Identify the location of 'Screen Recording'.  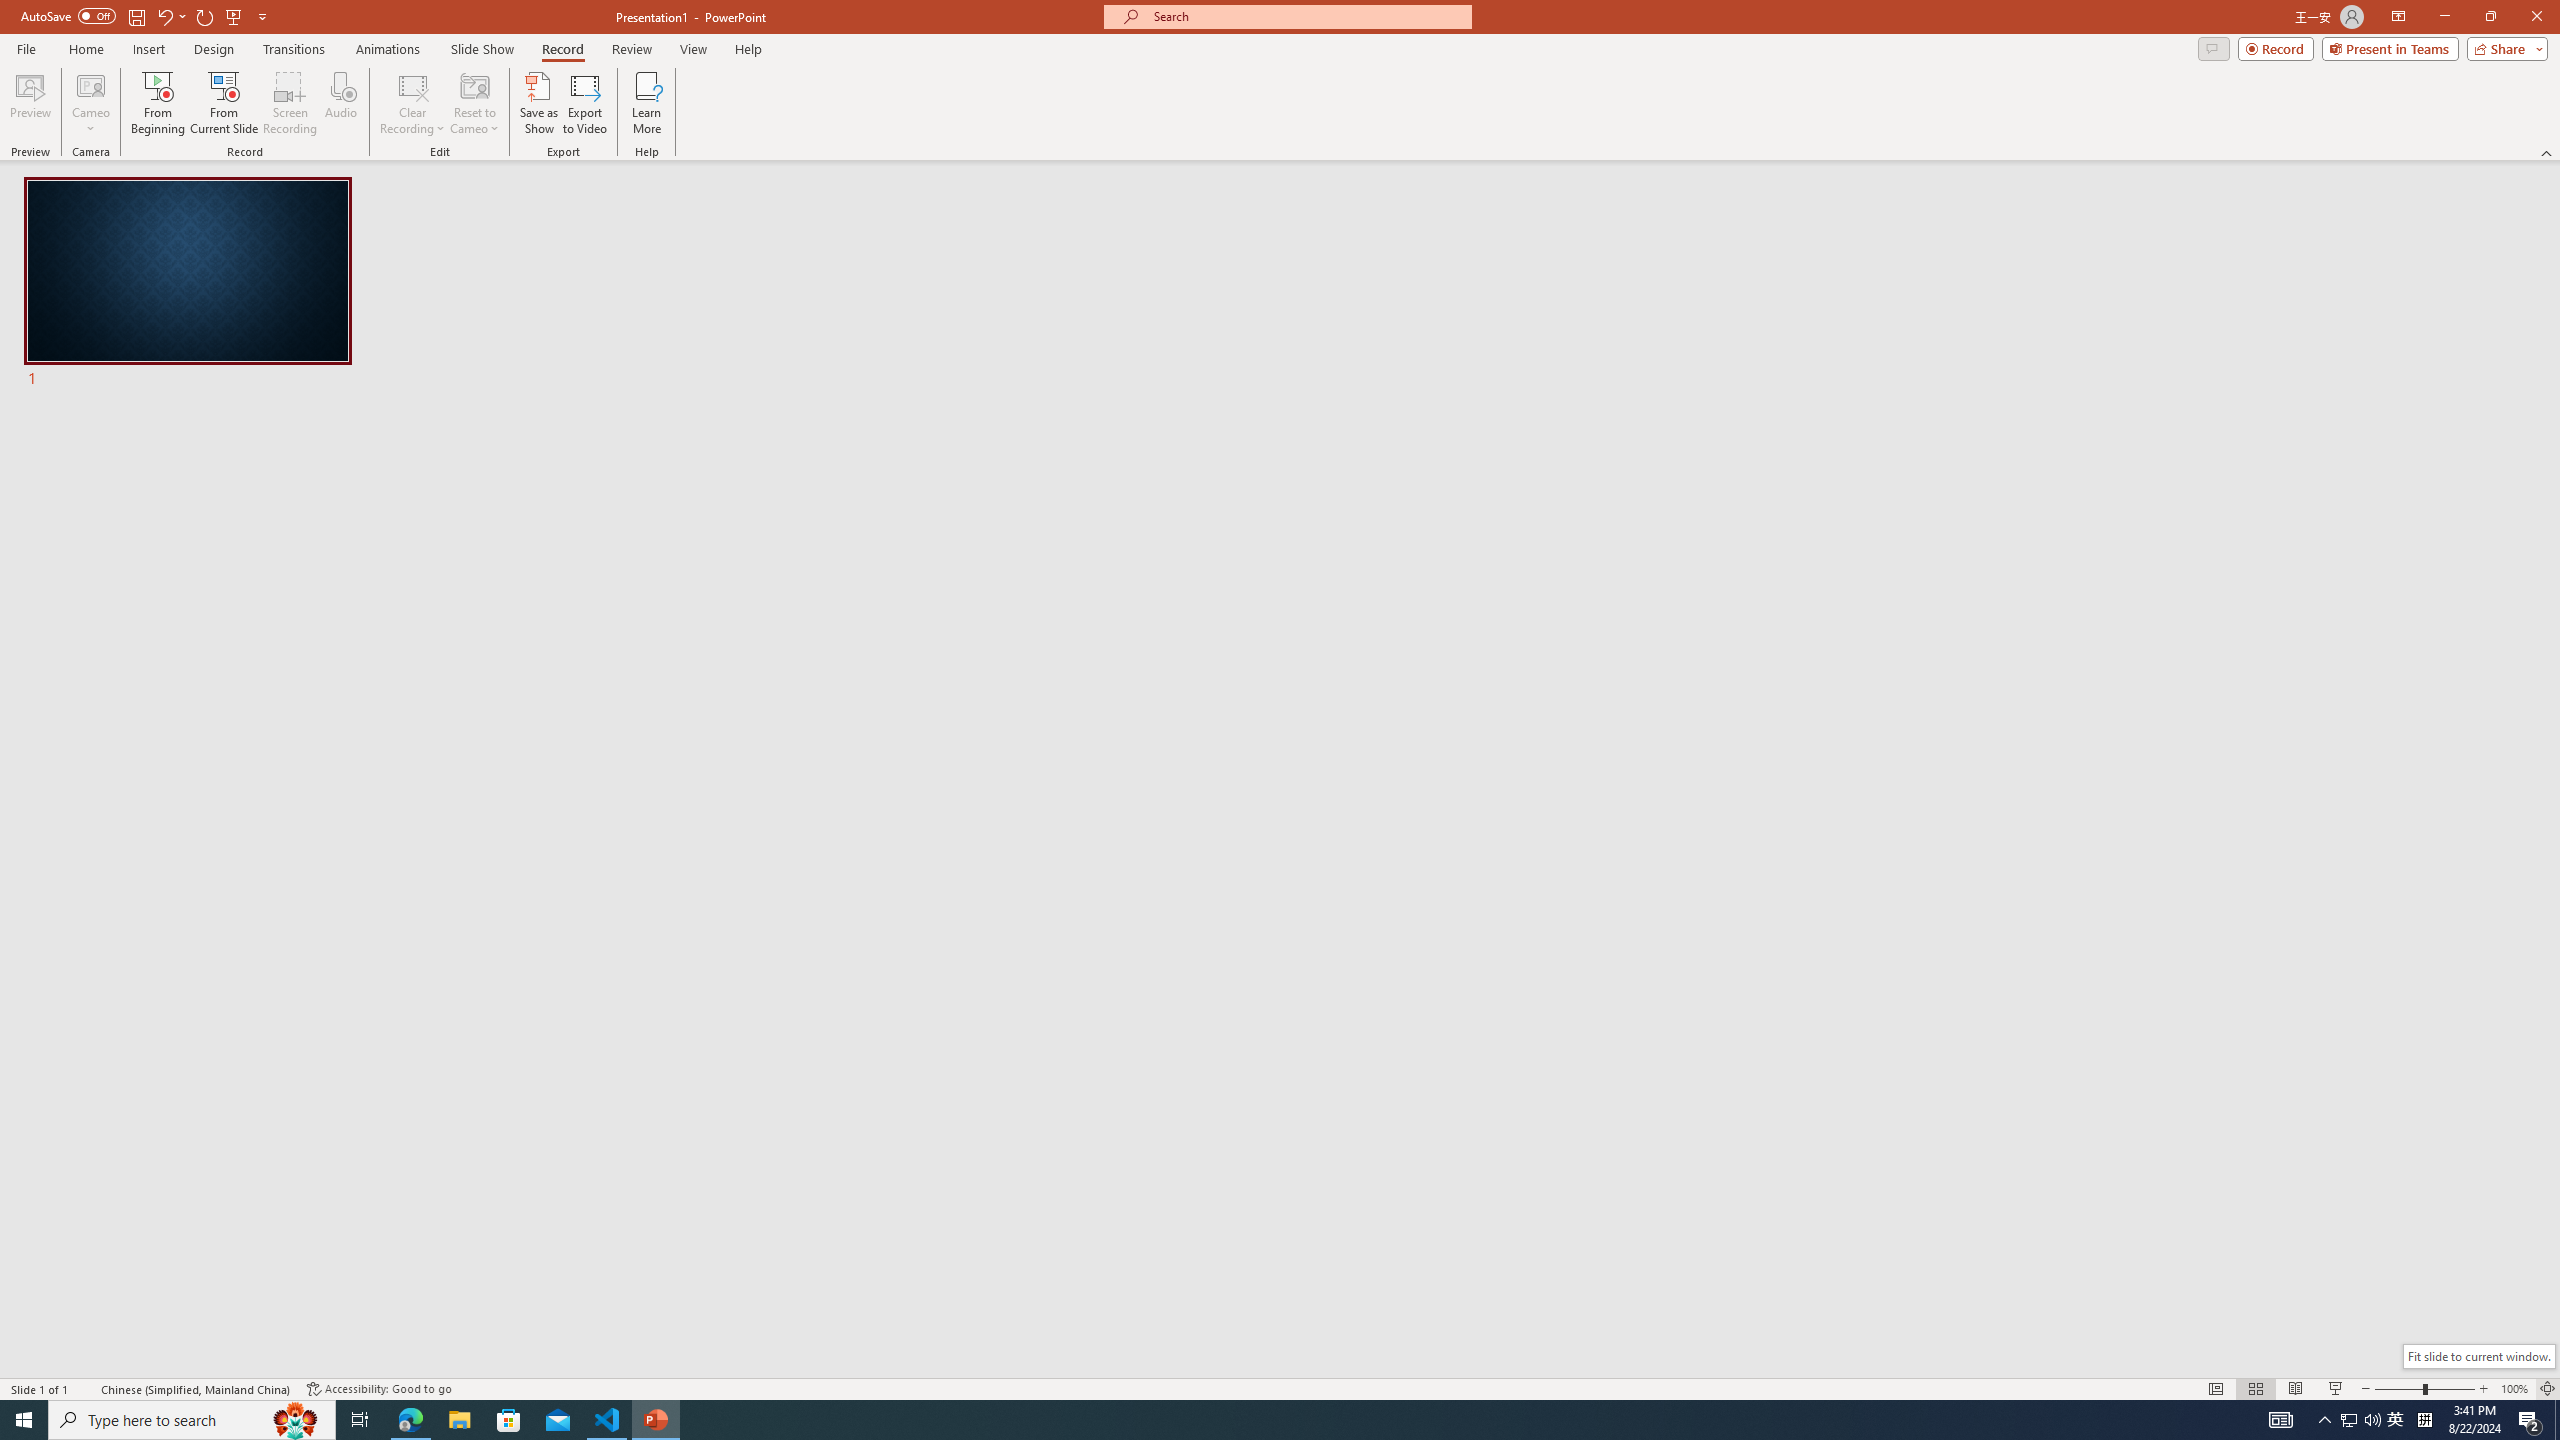
(289, 103).